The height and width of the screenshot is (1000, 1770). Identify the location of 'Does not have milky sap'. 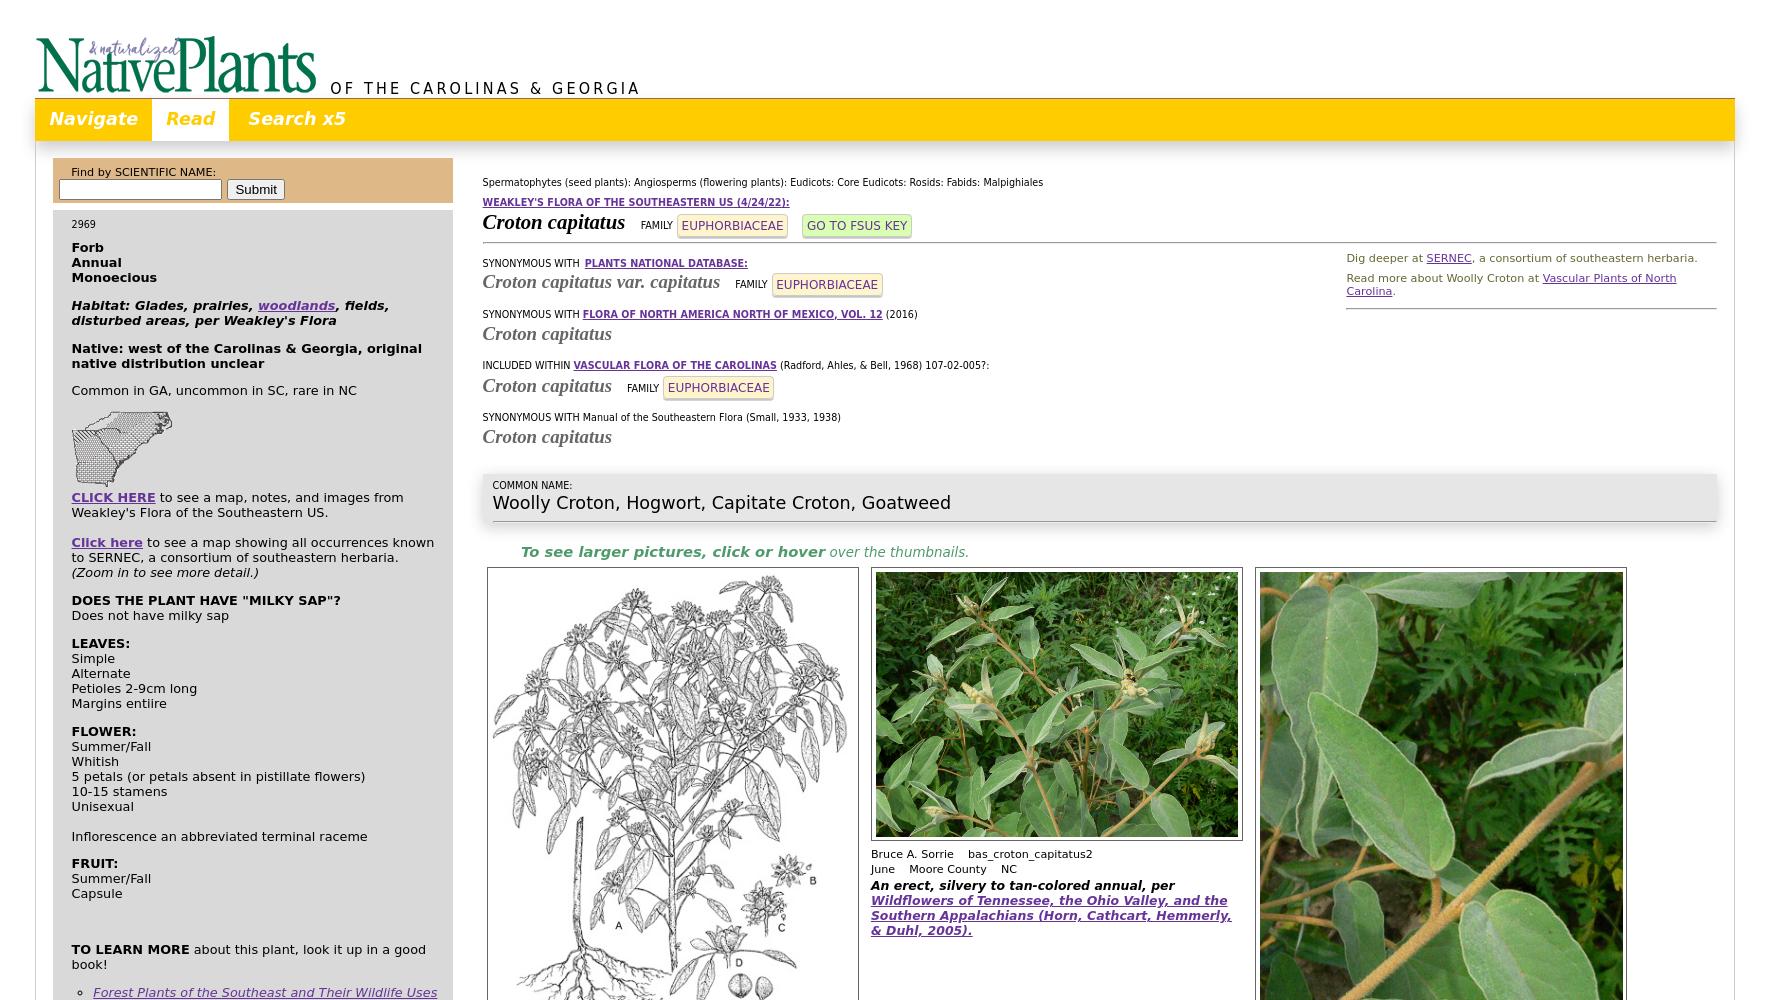
(149, 613).